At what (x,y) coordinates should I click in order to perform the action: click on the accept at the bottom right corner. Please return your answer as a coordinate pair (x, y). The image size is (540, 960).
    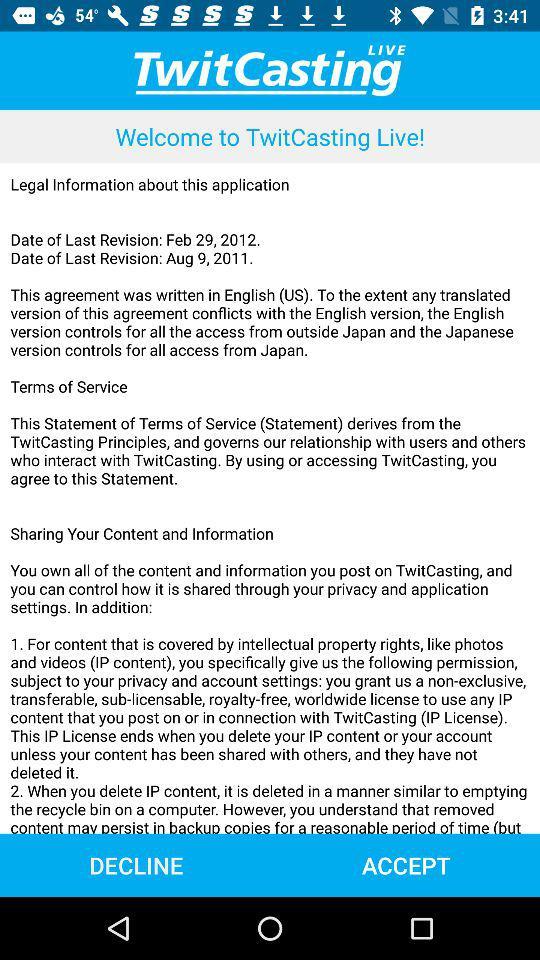
    Looking at the image, I should click on (405, 864).